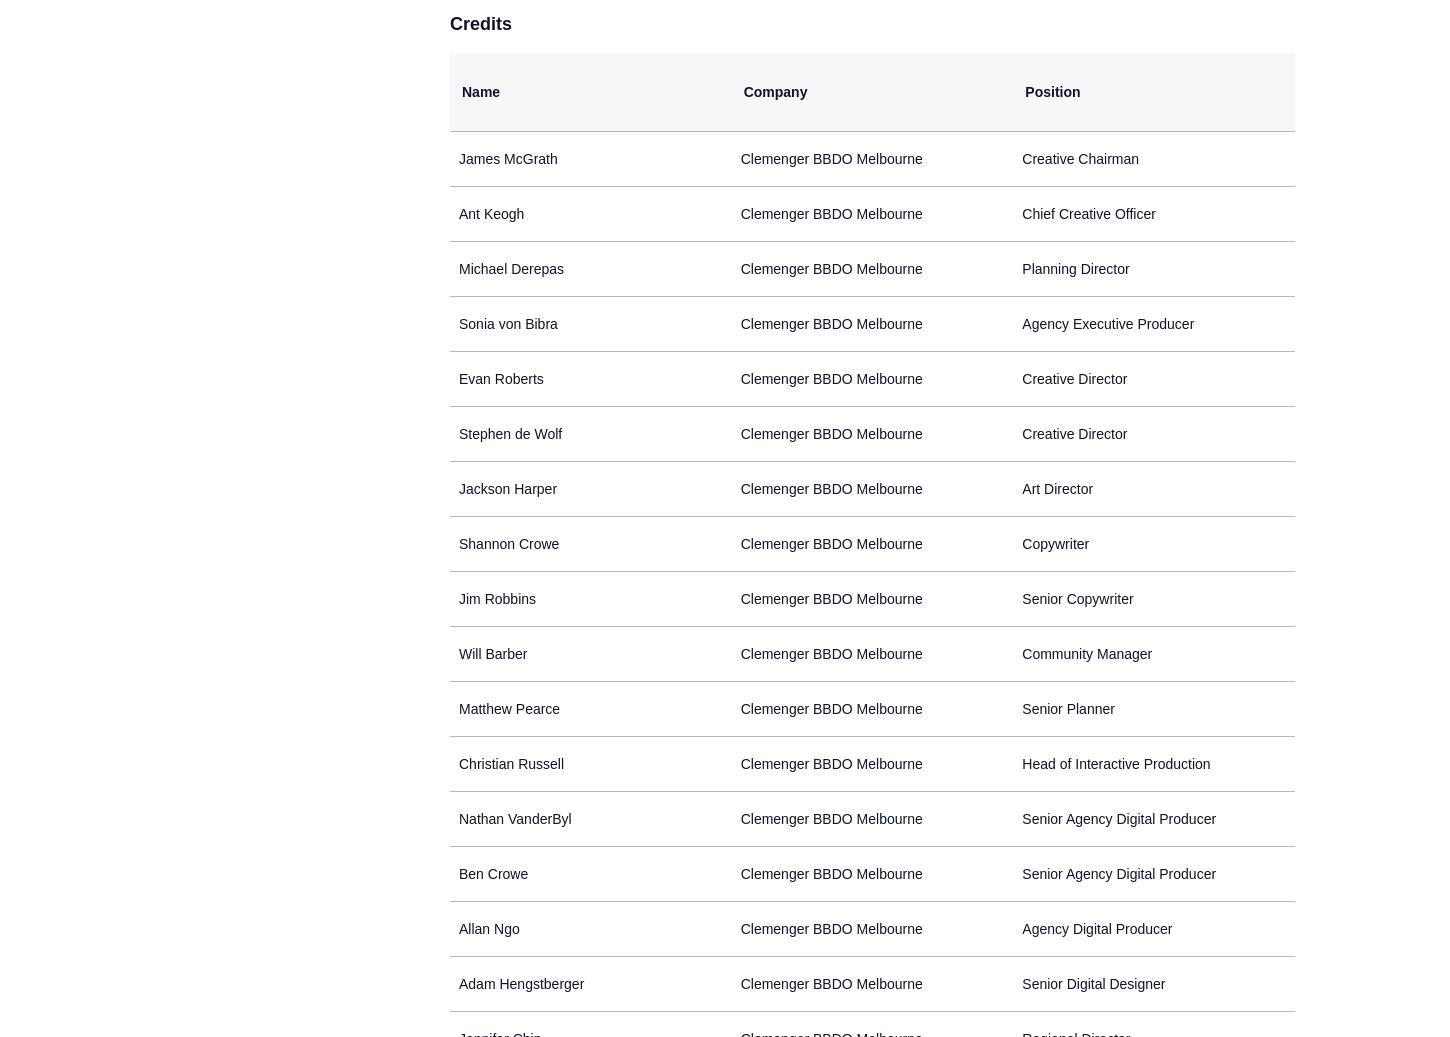  I want to click on 'Shannon Crowe', so click(508, 544).